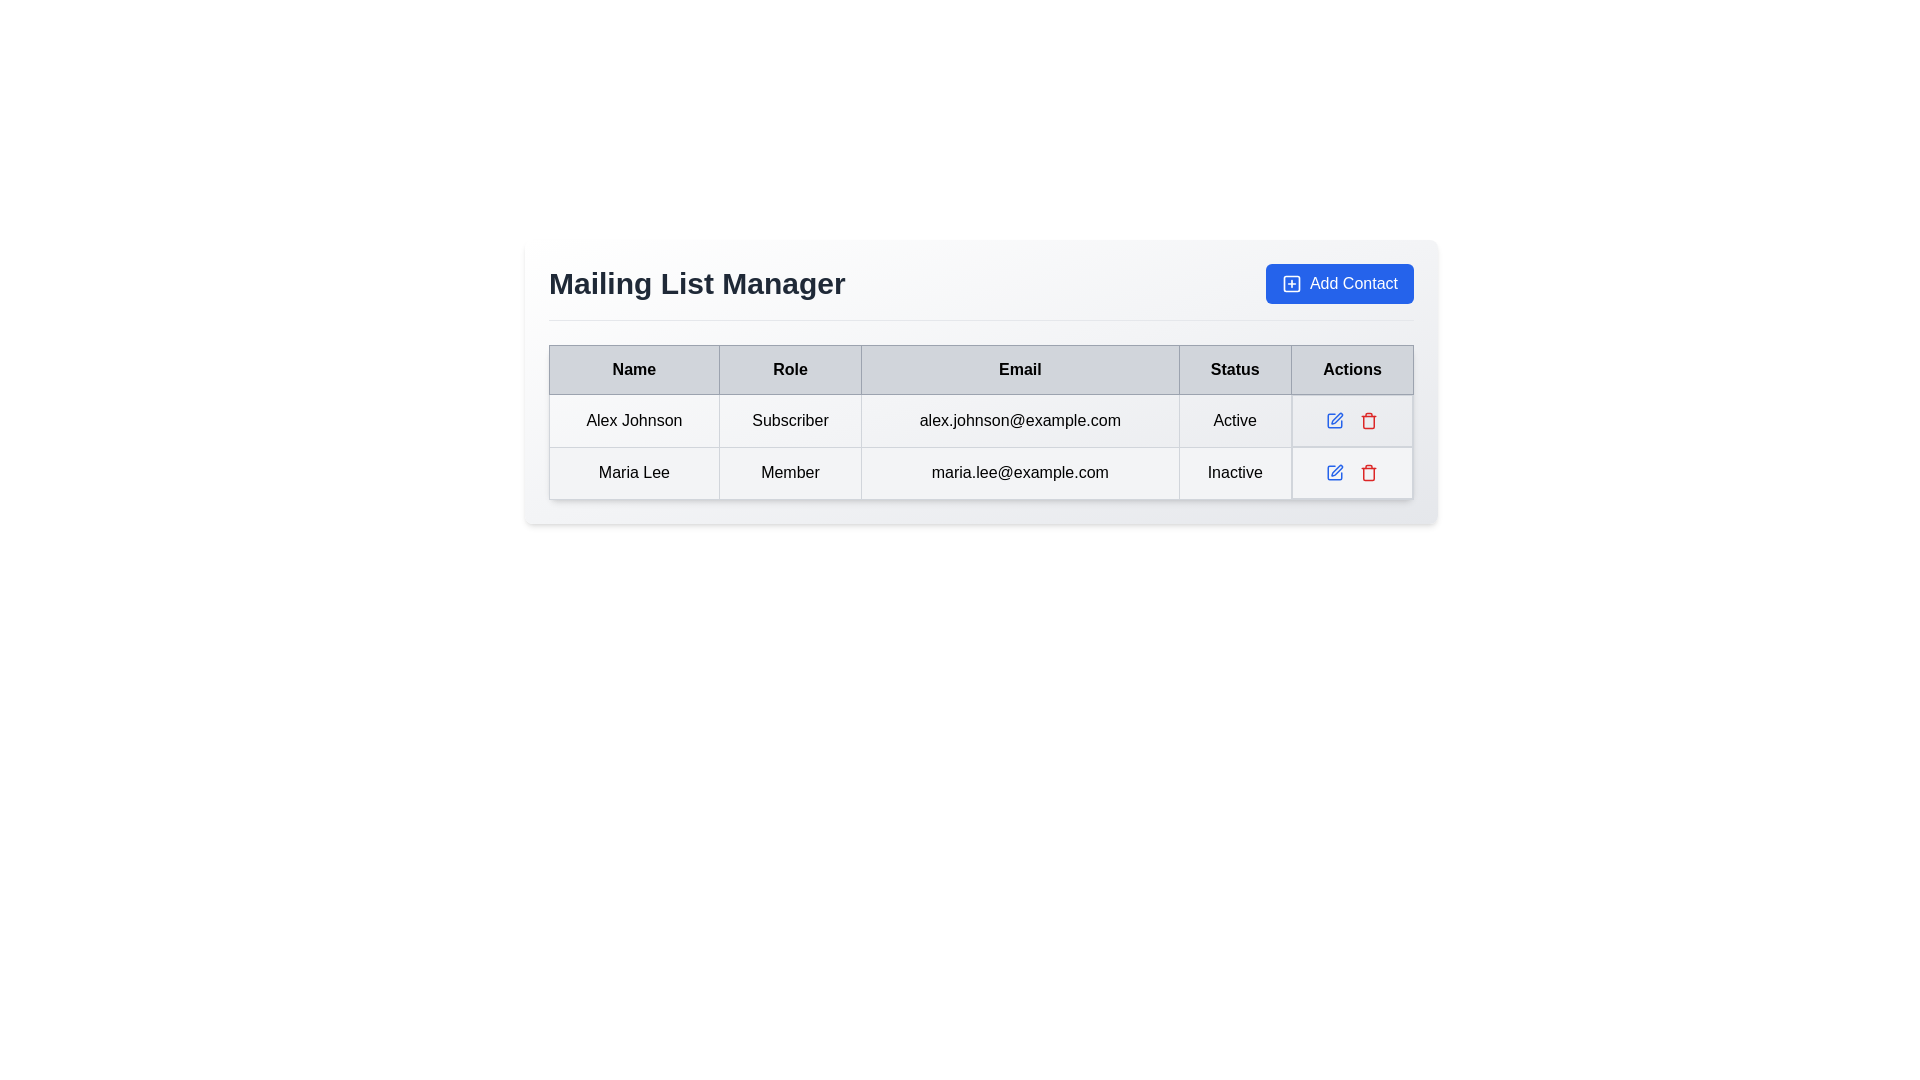 The height and width of the screenshot is (1080, 1920). I want to click on the blue square icon with a pen inside, located in the 'Actions' column of the second row in the data table, so click(1334, 473).